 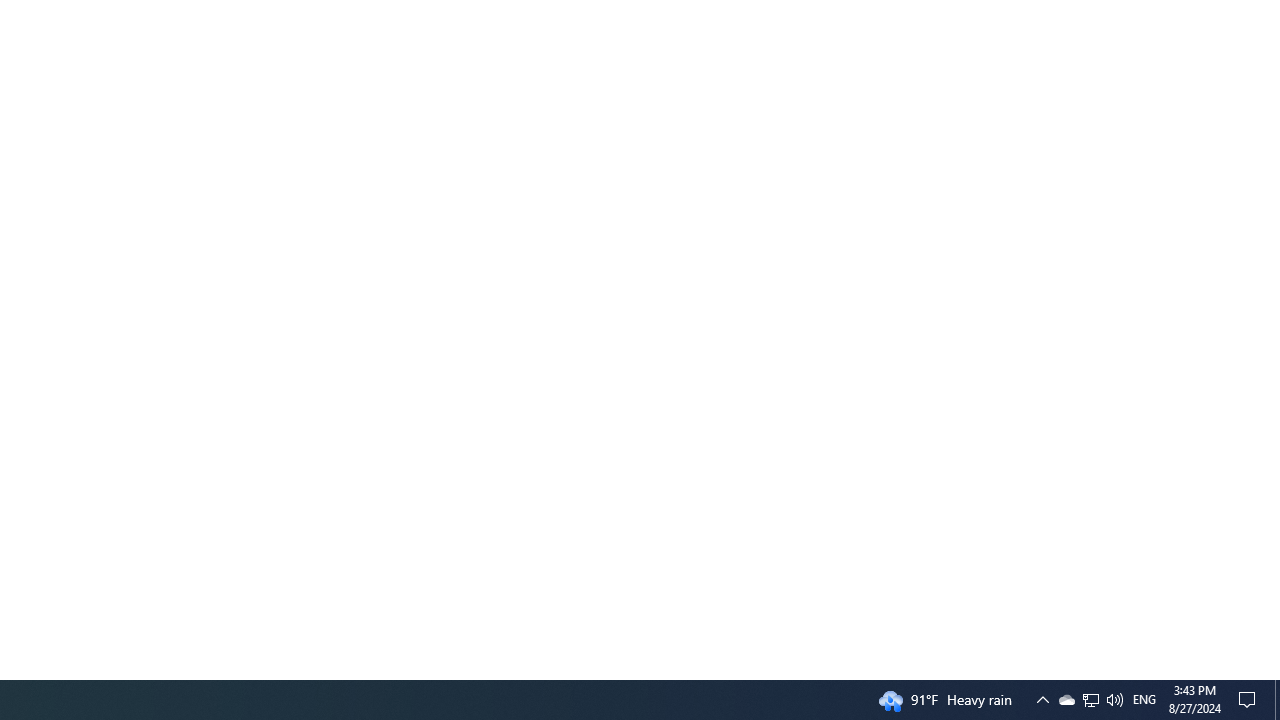 What do you see at coordinates (1276, 698) in the screenshot?
I see `'Show desktop'` at bounding box center [1276, 698].